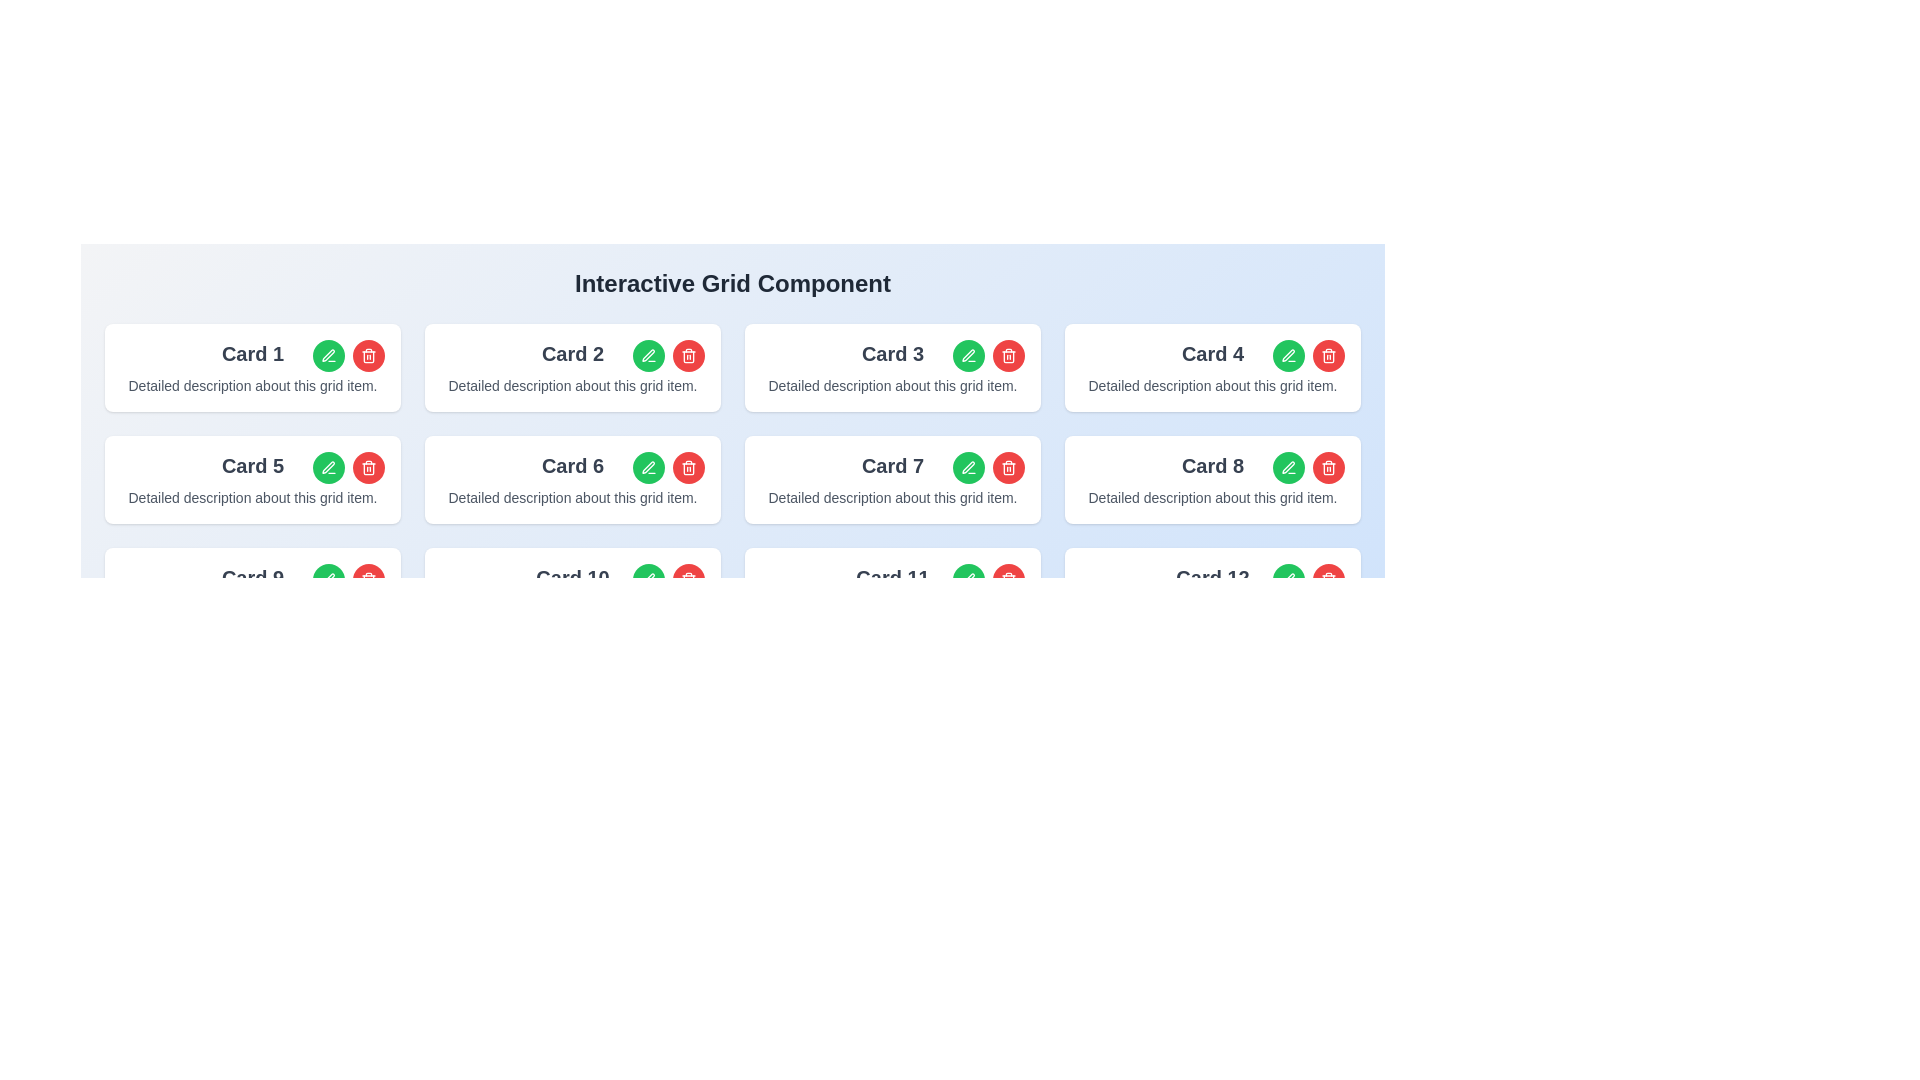  What do you see at coordinates (329, 354) in the screenshot?
I see `the pen icon within the green circular button located in the top row of the grid layout associated with Card 1` at bounding box center [329, 354].